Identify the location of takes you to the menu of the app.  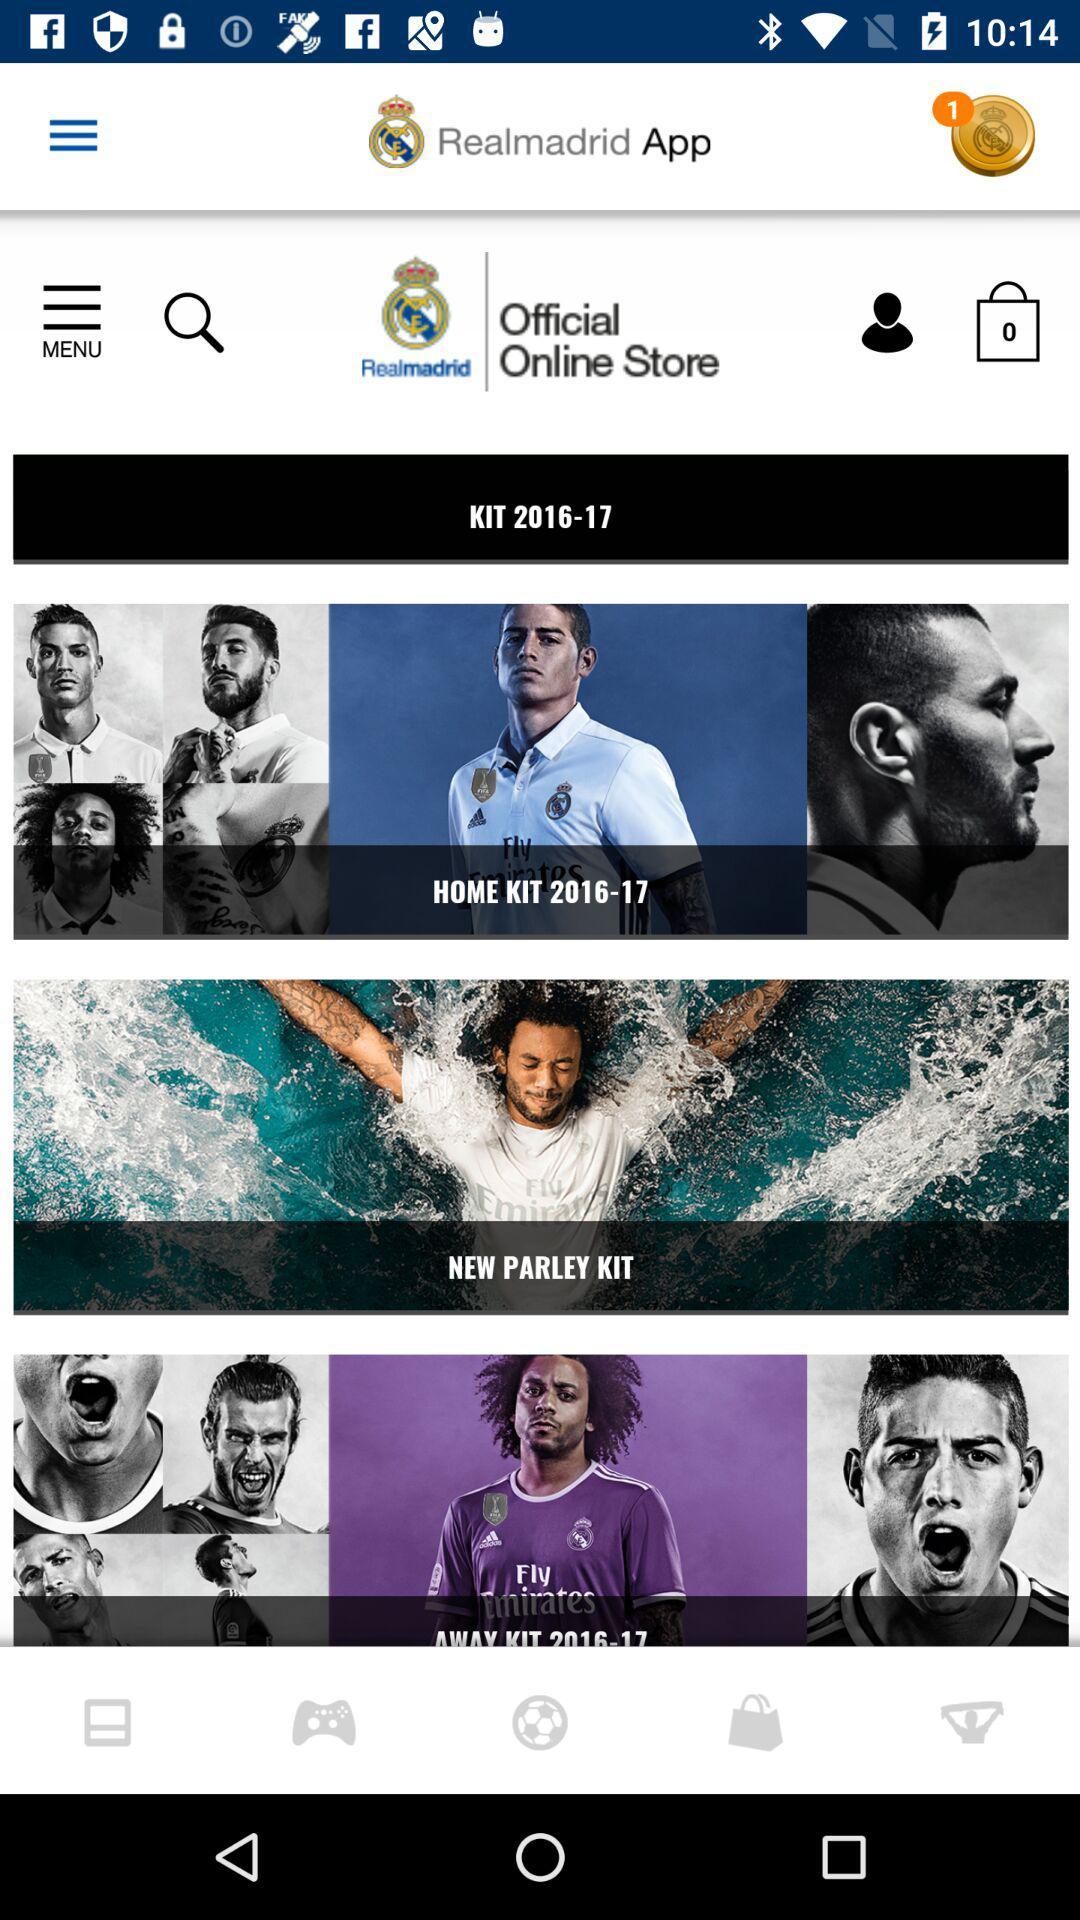
(72, 135).